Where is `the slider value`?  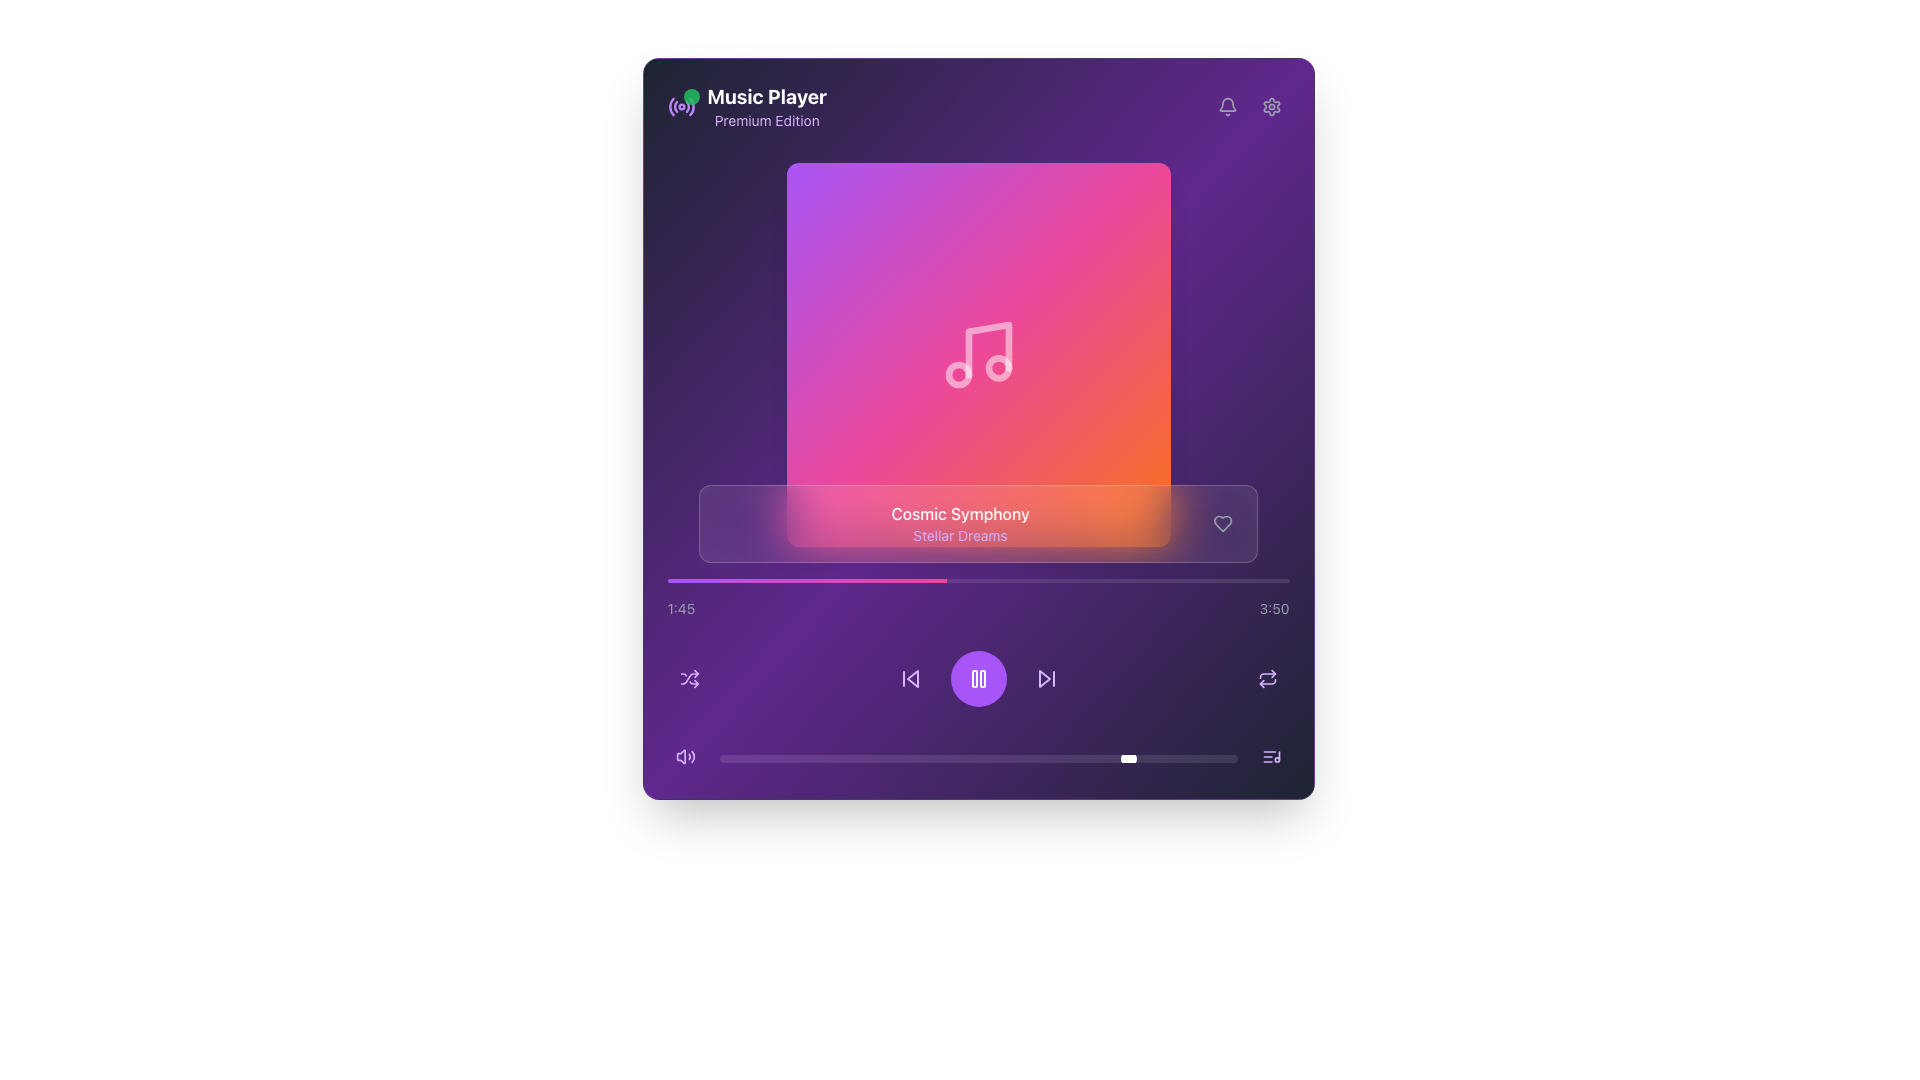
the slider value is located at coordinates (1159, 759).